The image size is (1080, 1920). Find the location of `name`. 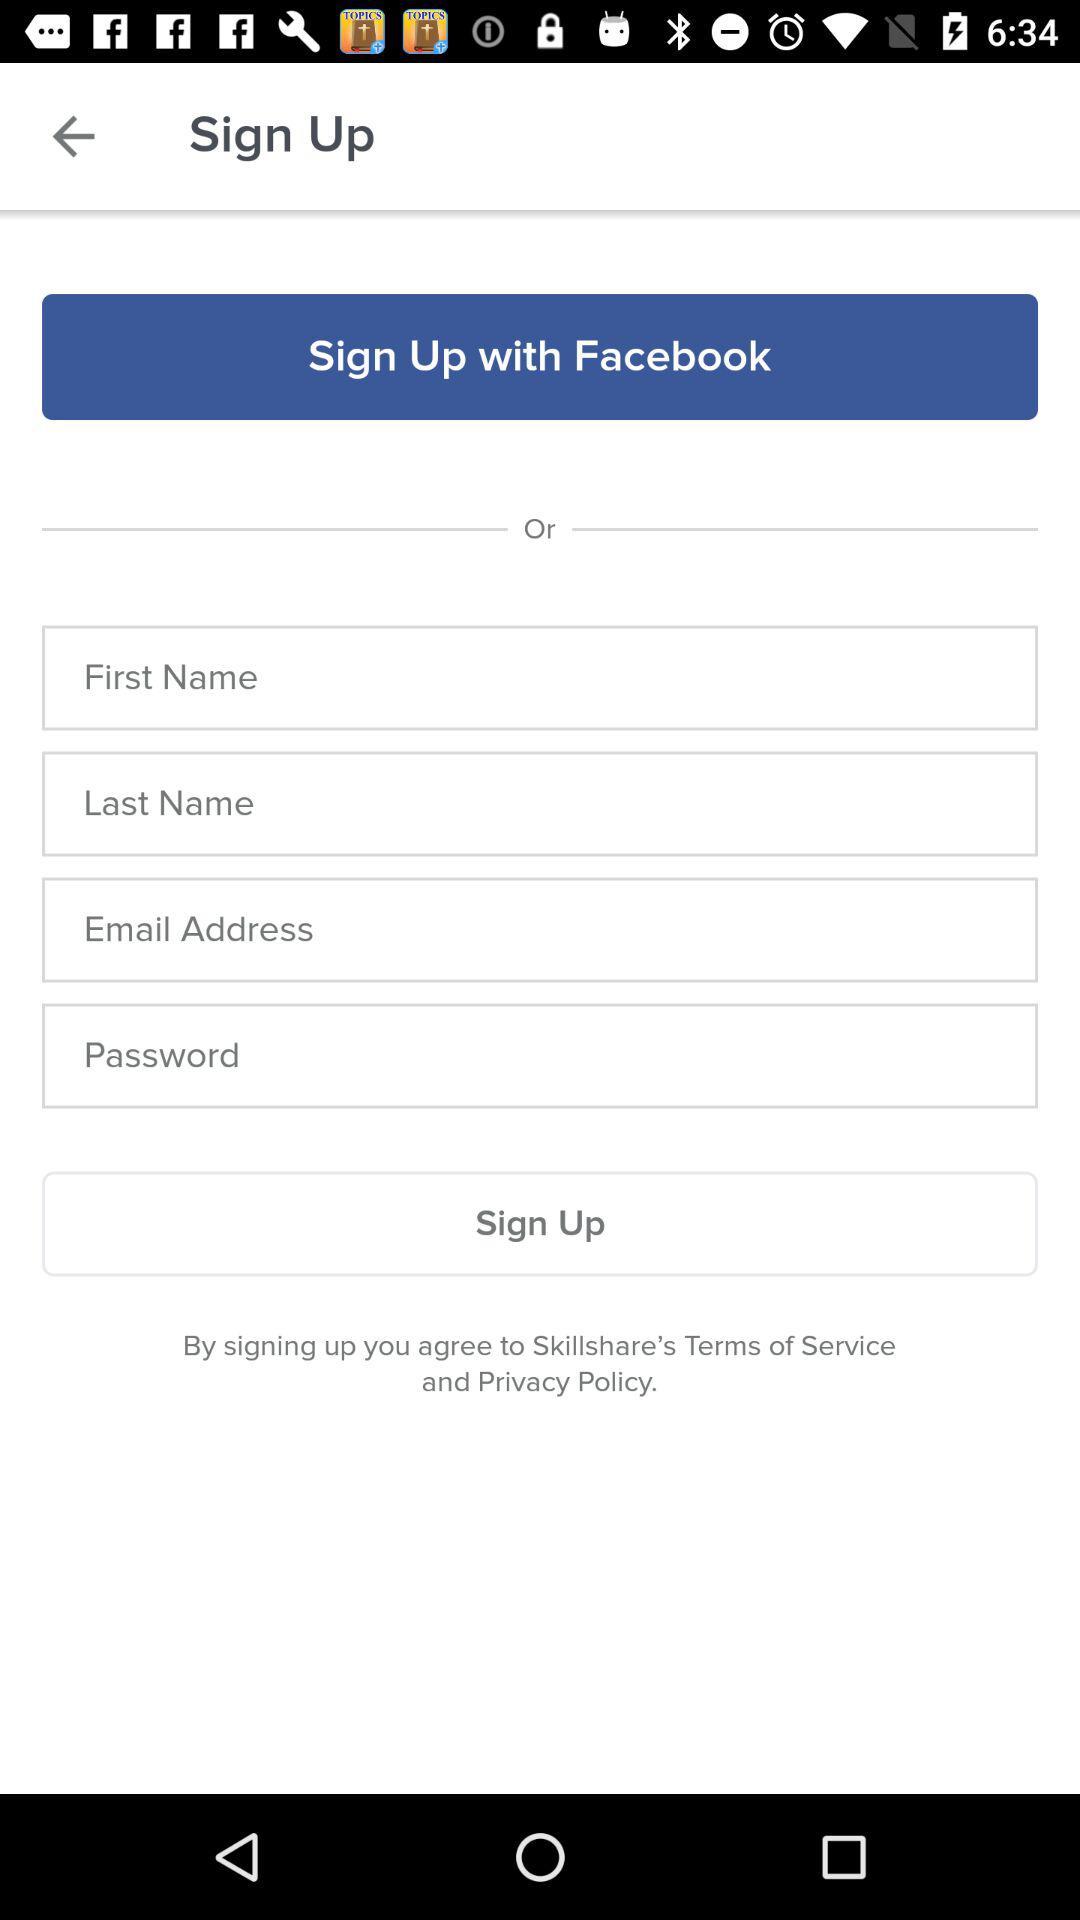

name is located at coordinates (540, 677).